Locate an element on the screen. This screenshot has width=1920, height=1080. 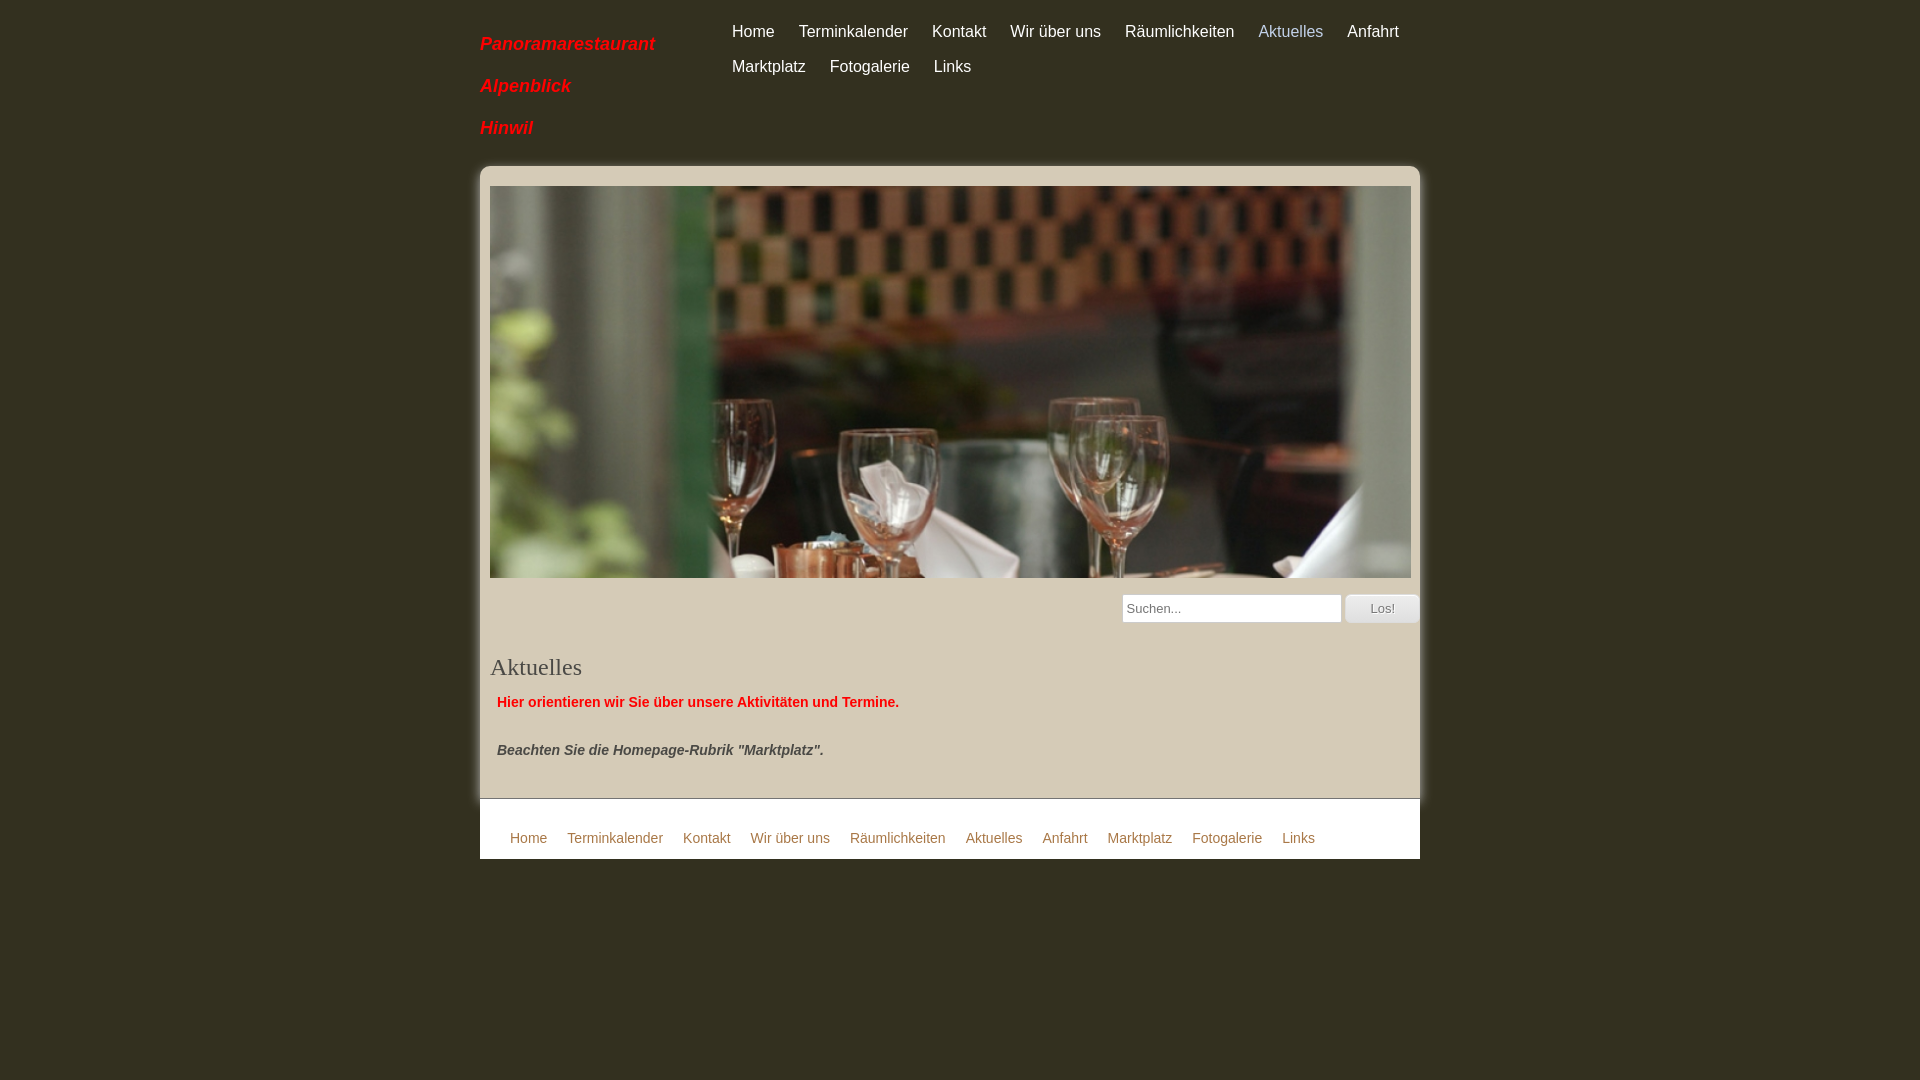
'Anfahrt' is located at coordinates (1040, 837).